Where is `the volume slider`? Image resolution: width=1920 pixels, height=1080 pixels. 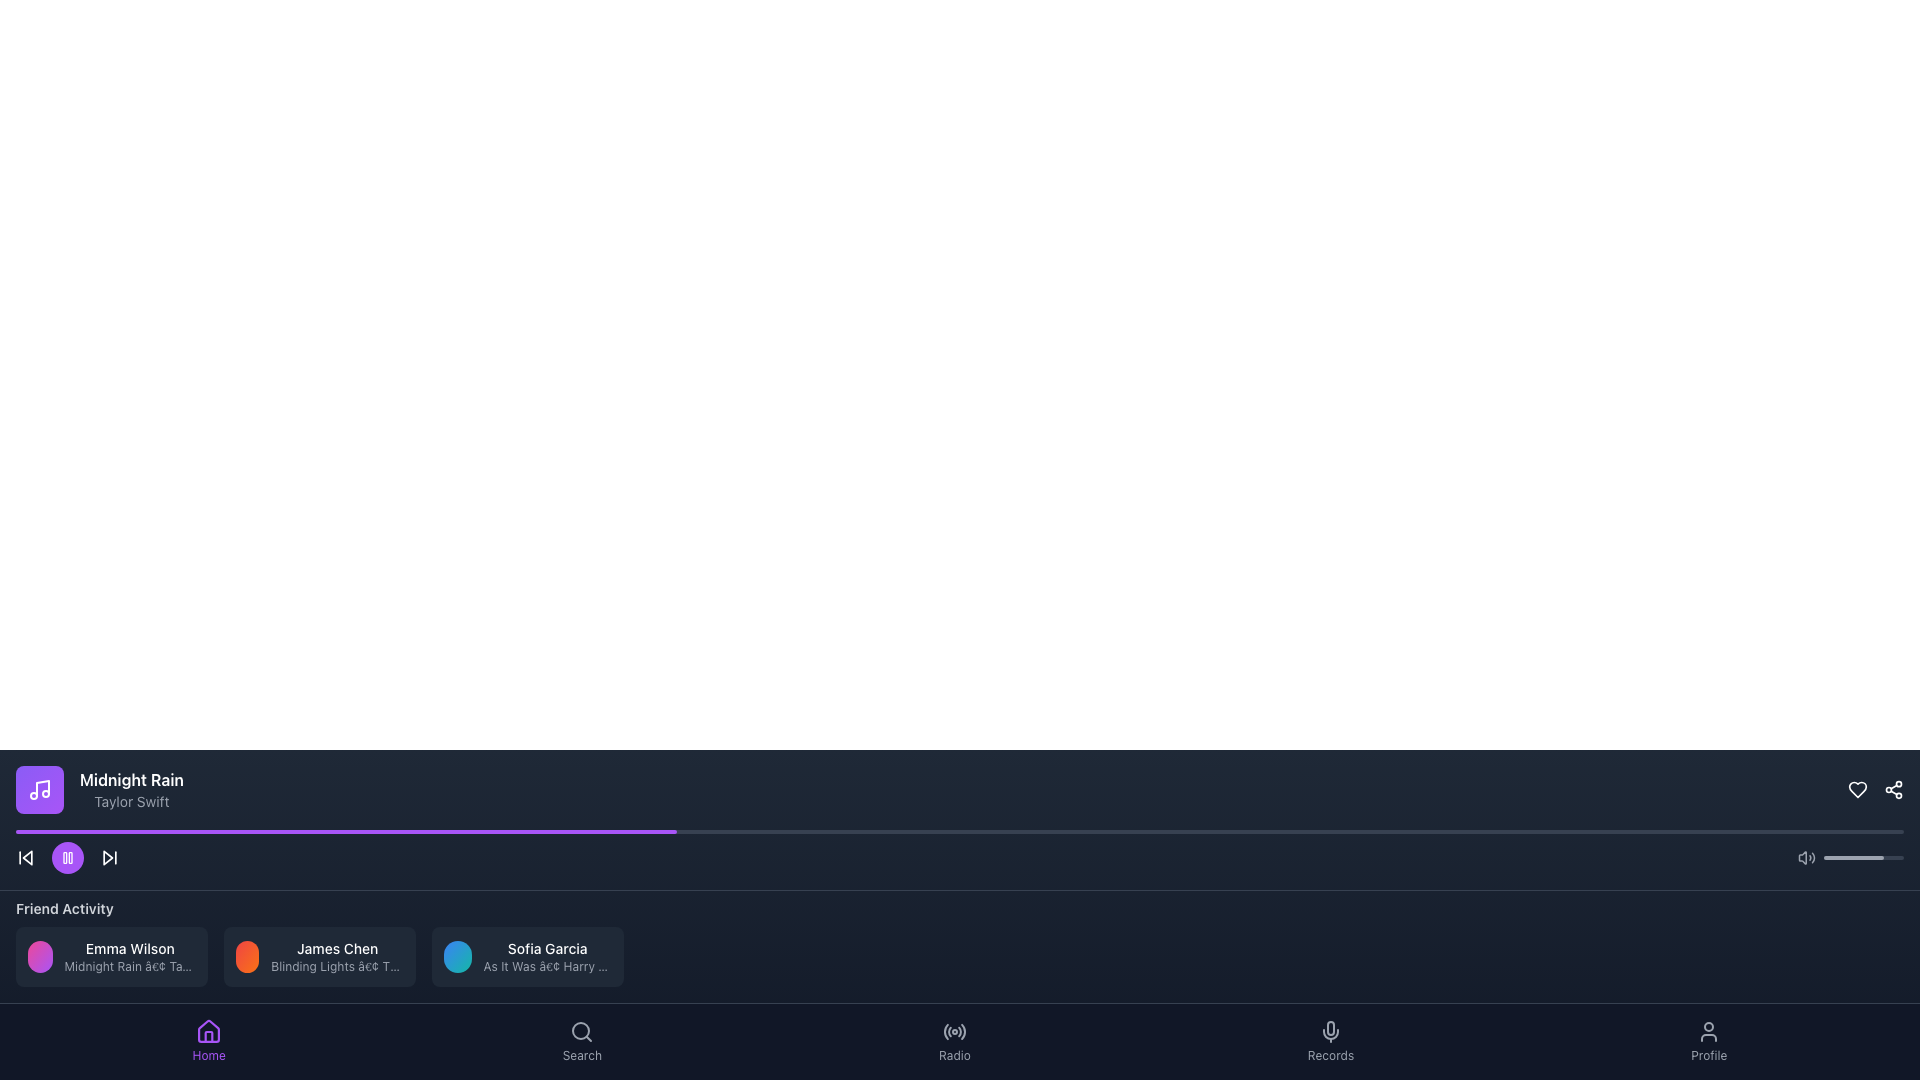
the volume slider is located at coordinates (1837, 856).